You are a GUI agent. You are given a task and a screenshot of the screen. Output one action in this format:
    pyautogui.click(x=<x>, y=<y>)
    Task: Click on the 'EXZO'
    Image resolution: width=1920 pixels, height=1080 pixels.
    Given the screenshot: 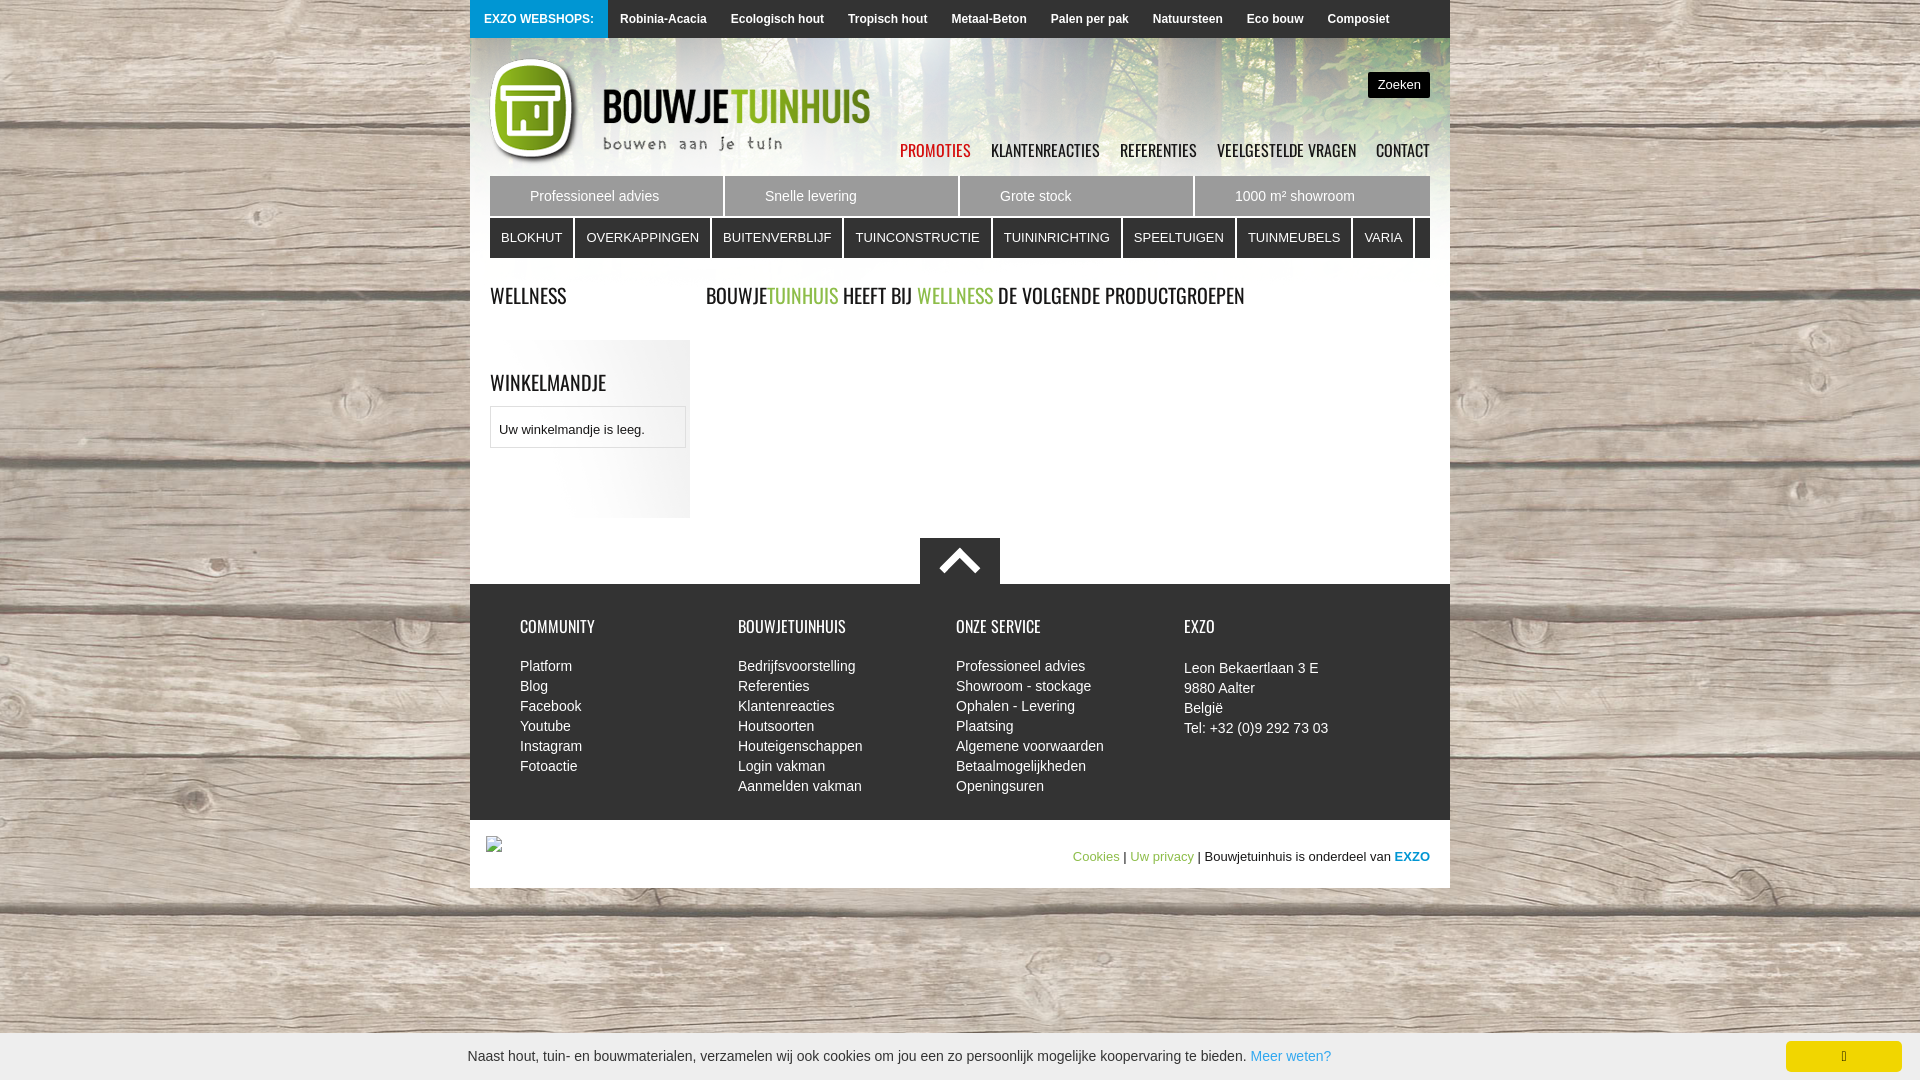 What is the action you would take?
    pyautogui.click(x=1411, y=855)
    